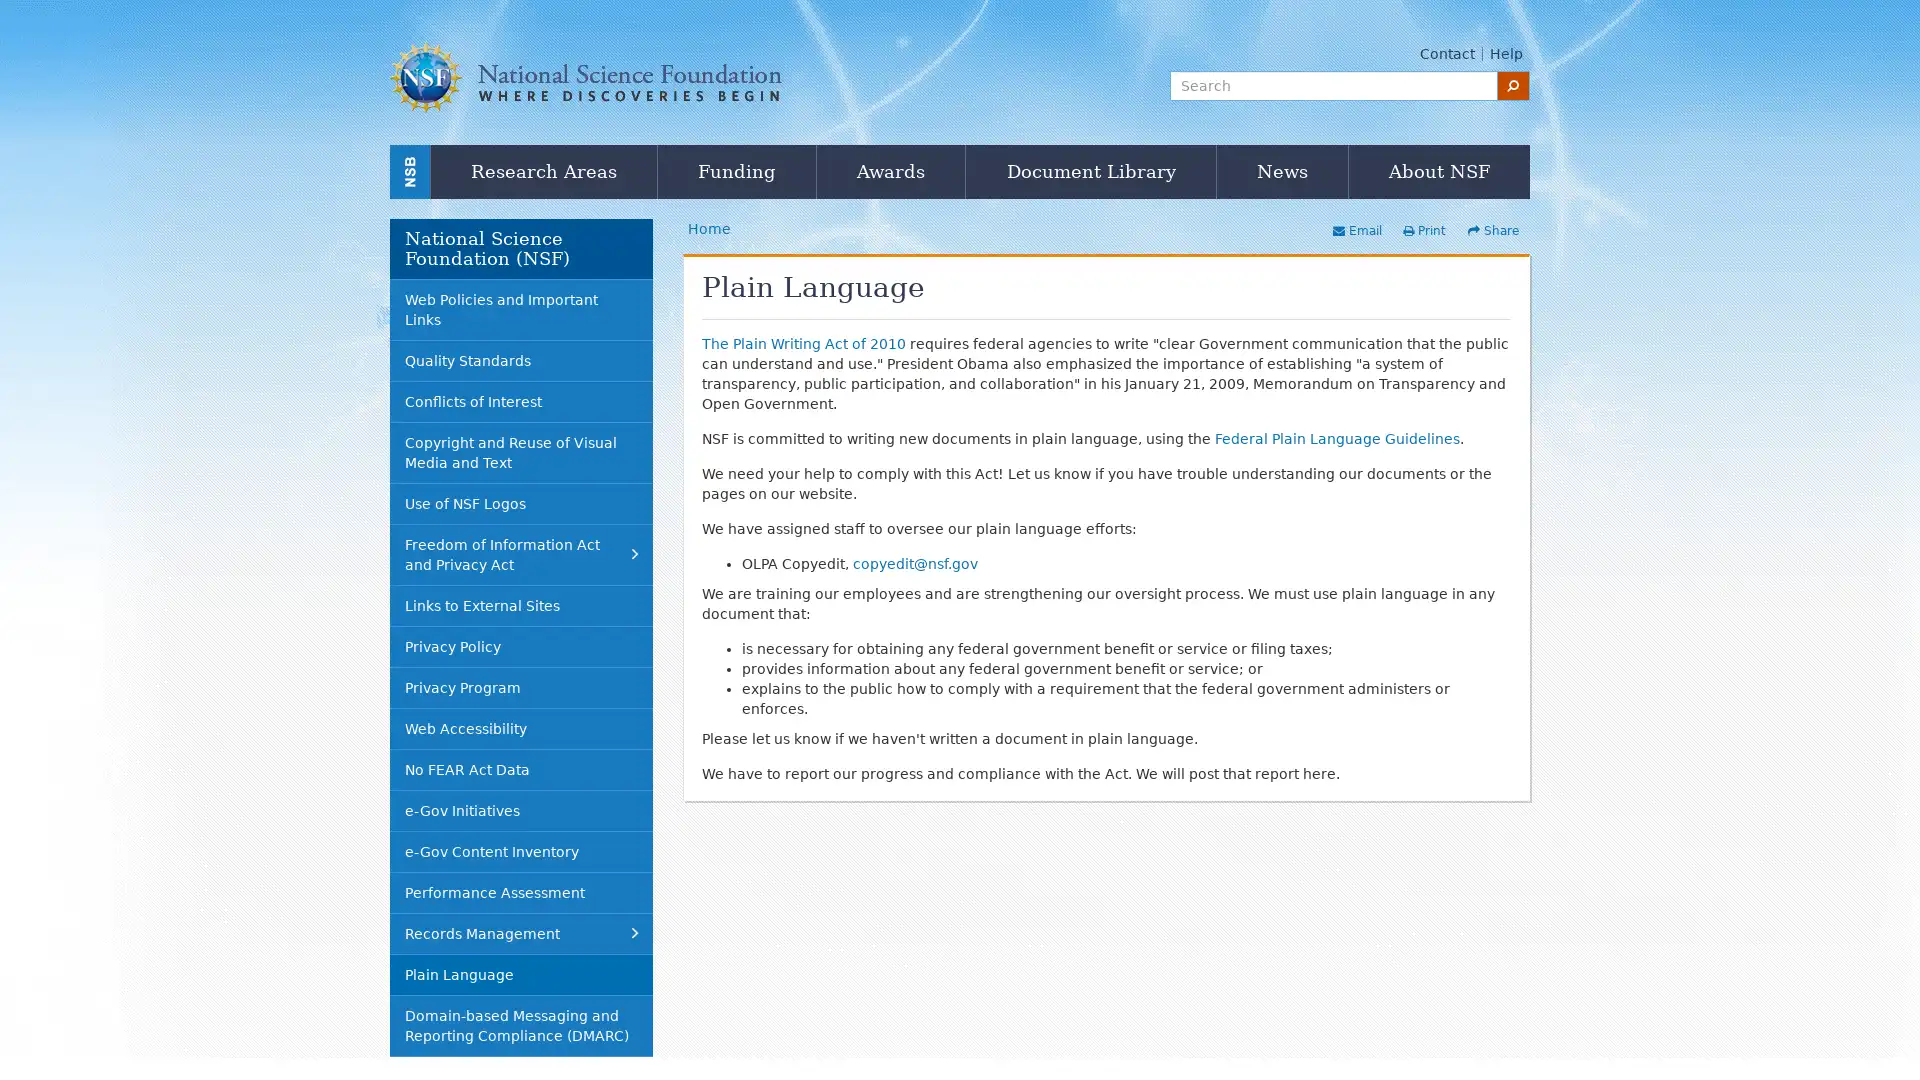 This screenshot has height=1080, width=1920. Describe the element at coordinates (1513, 84) in the screenshot. I see `search` at that location.